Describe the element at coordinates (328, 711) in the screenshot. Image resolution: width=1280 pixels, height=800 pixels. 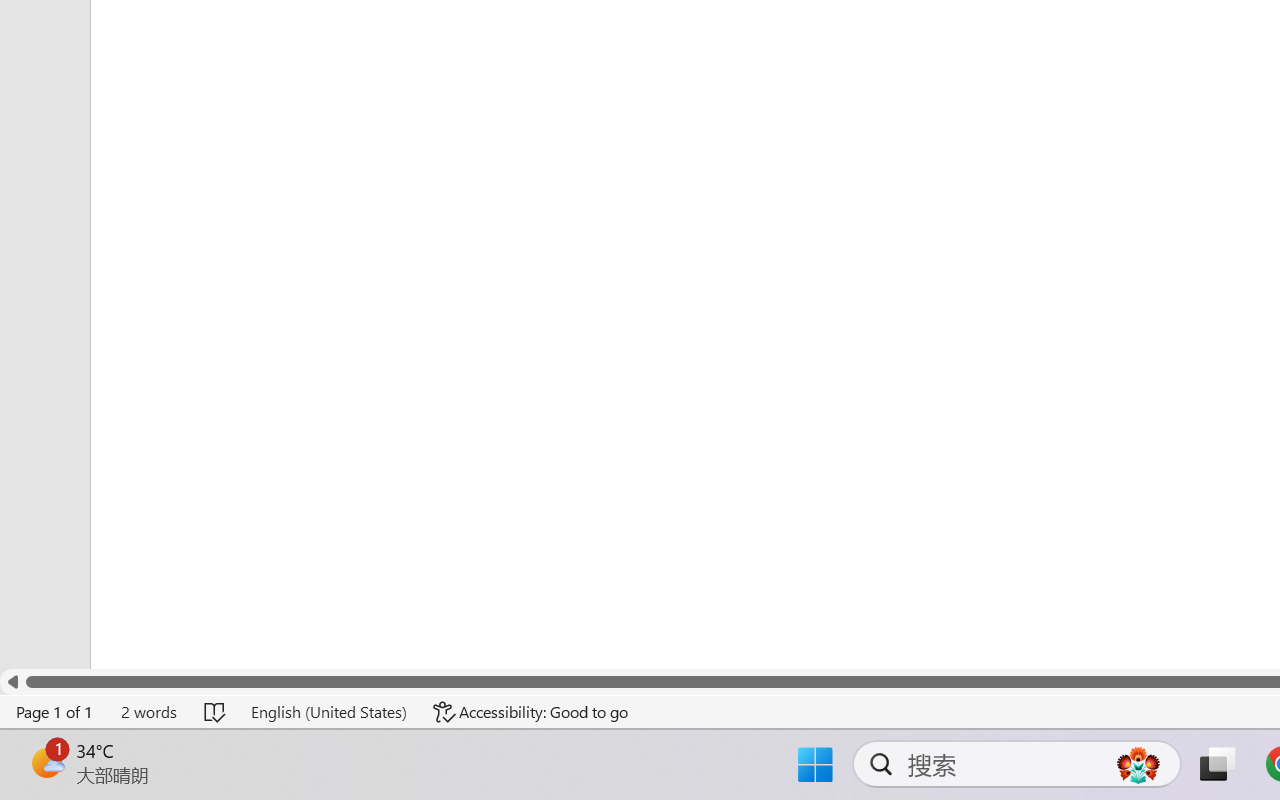
I see `'Language English (United States)'` at that location.